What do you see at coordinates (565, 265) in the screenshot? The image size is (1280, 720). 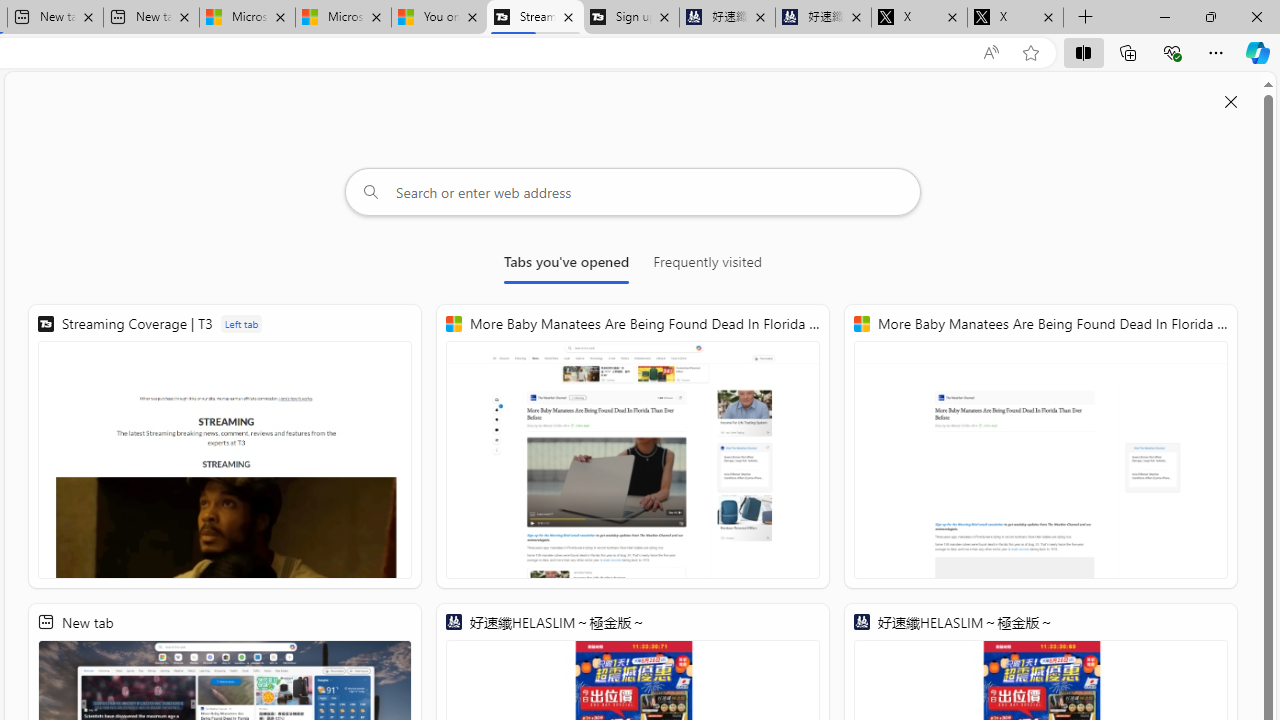 I see `'Tabs you'` at bounding box center [565, 265].